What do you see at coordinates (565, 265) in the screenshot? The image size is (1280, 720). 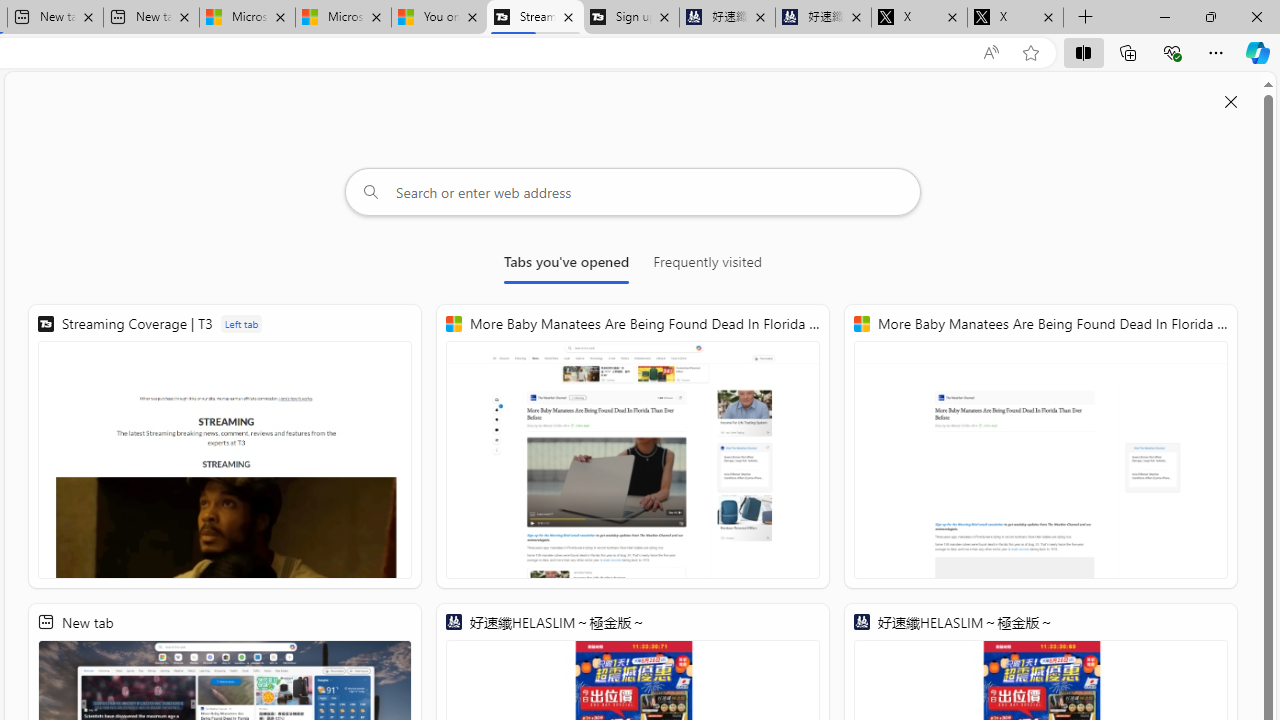 I see `'Tabs you'` at bounding box center [565, 265].